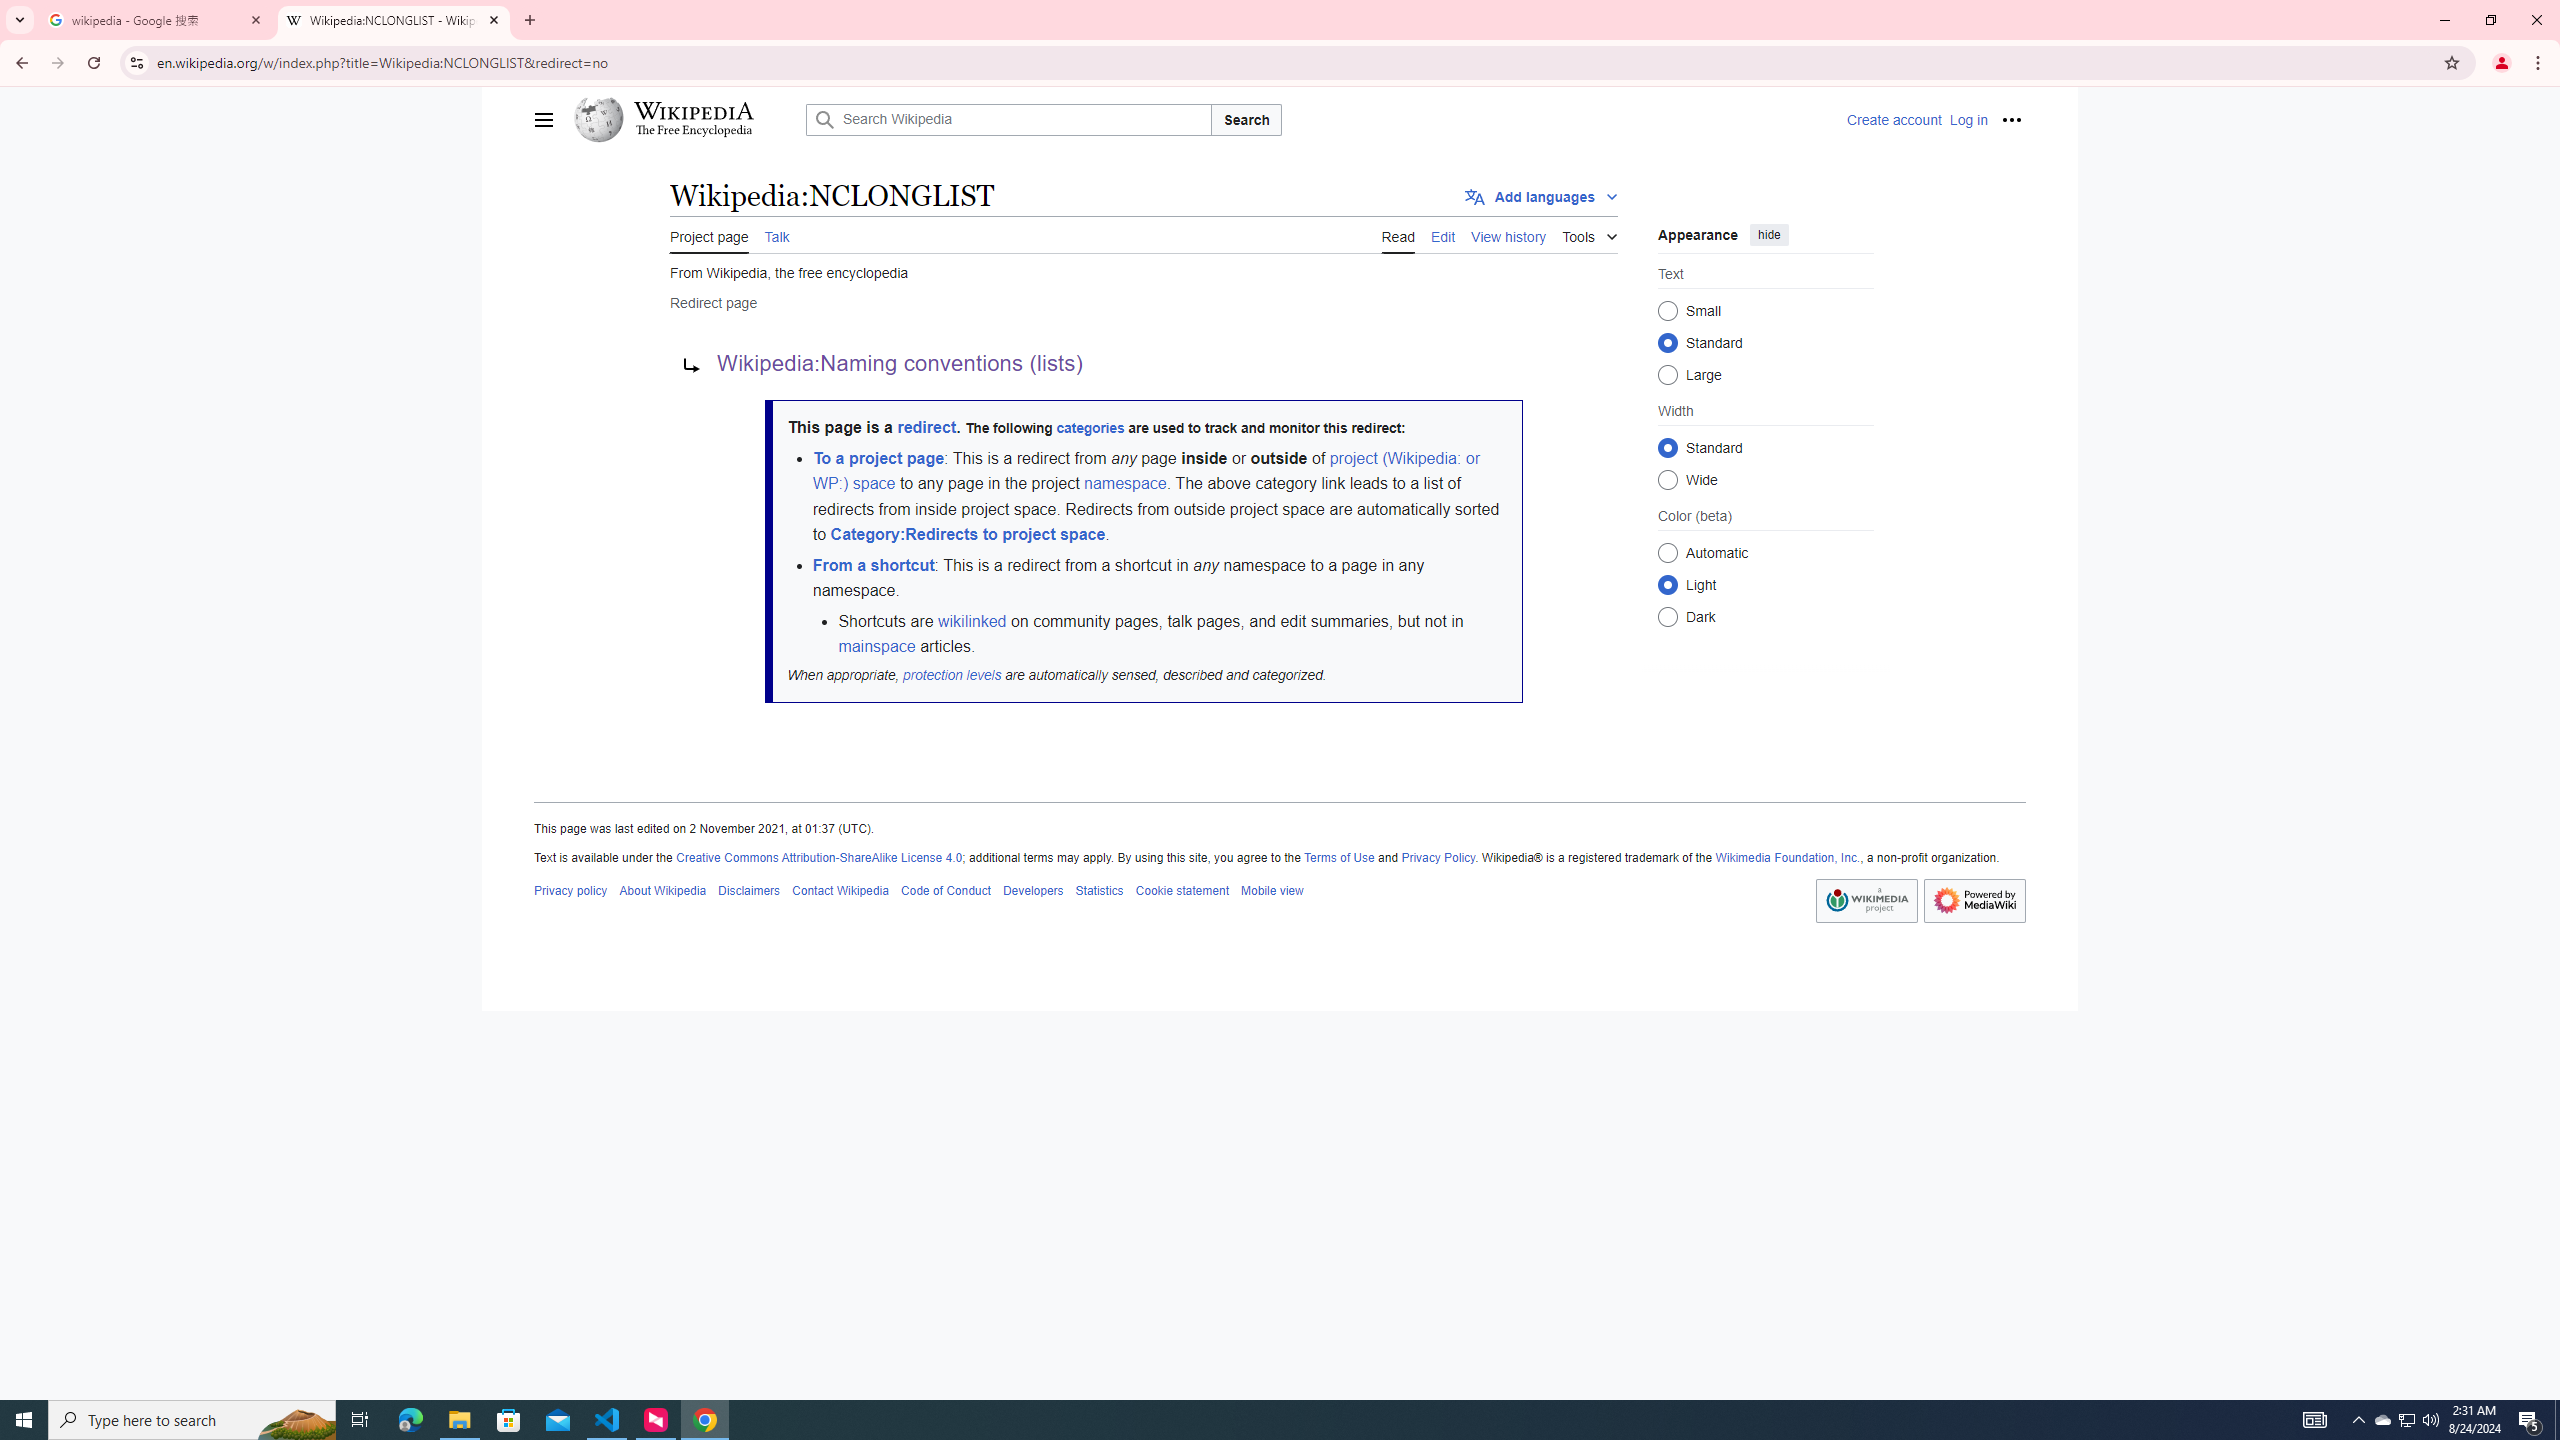  Describe the element at coordinates (1769, 233) in the screenshot. I see `'hide'` at that location.